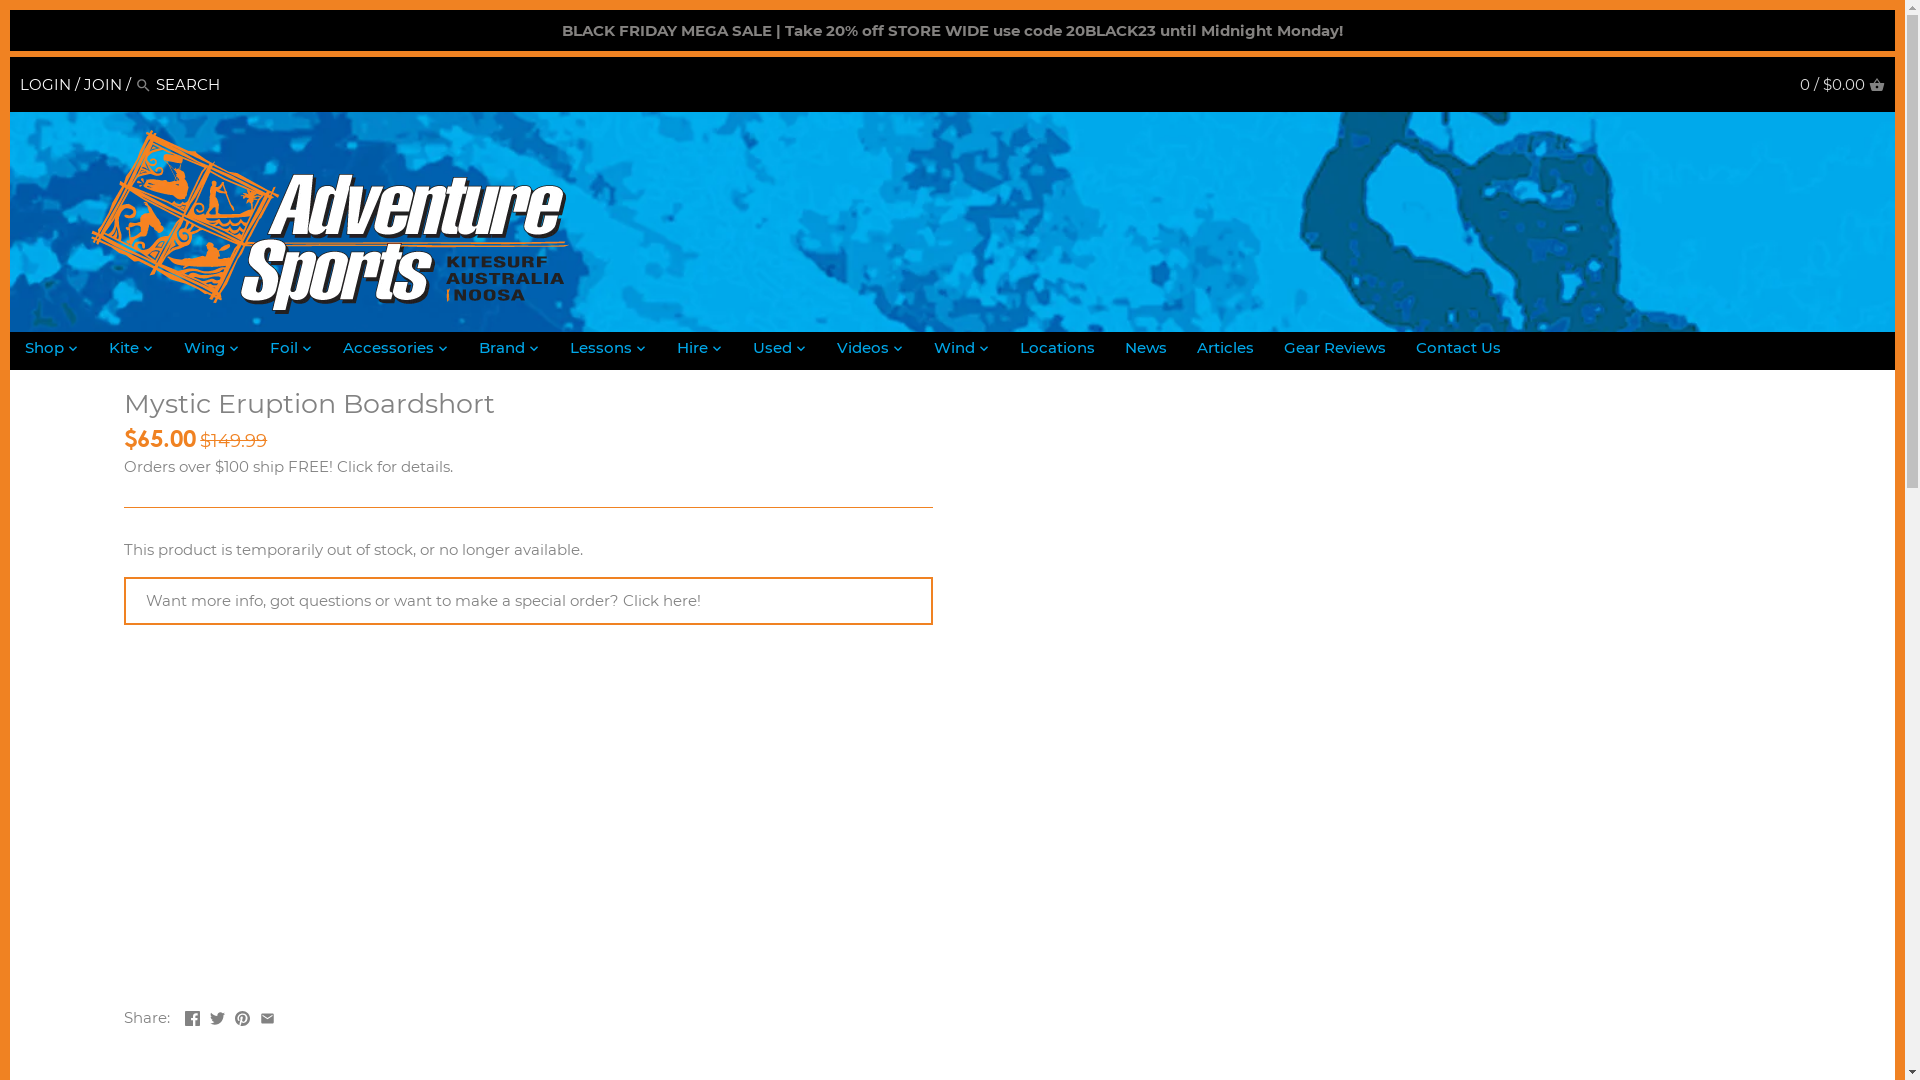 The image size is (1920, 1080). What do you see at coordinates (101, 82) in the screenshot?
I see `'JOIN'` at bounding box center [101, 82].